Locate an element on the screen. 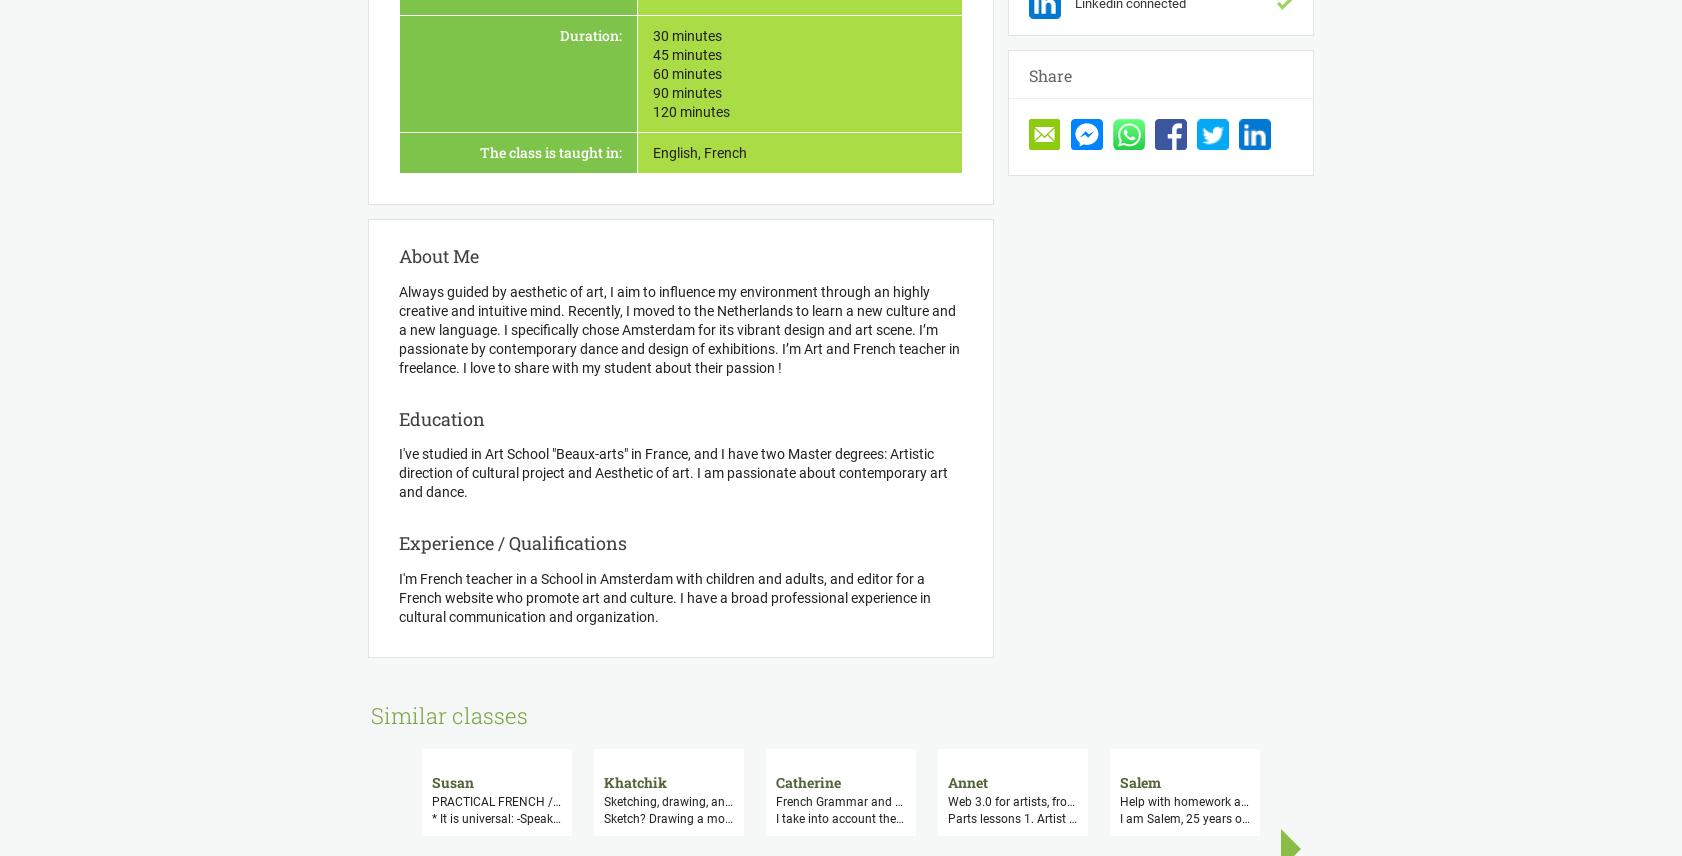  'Anne' is located at coordinates (1653, 781).